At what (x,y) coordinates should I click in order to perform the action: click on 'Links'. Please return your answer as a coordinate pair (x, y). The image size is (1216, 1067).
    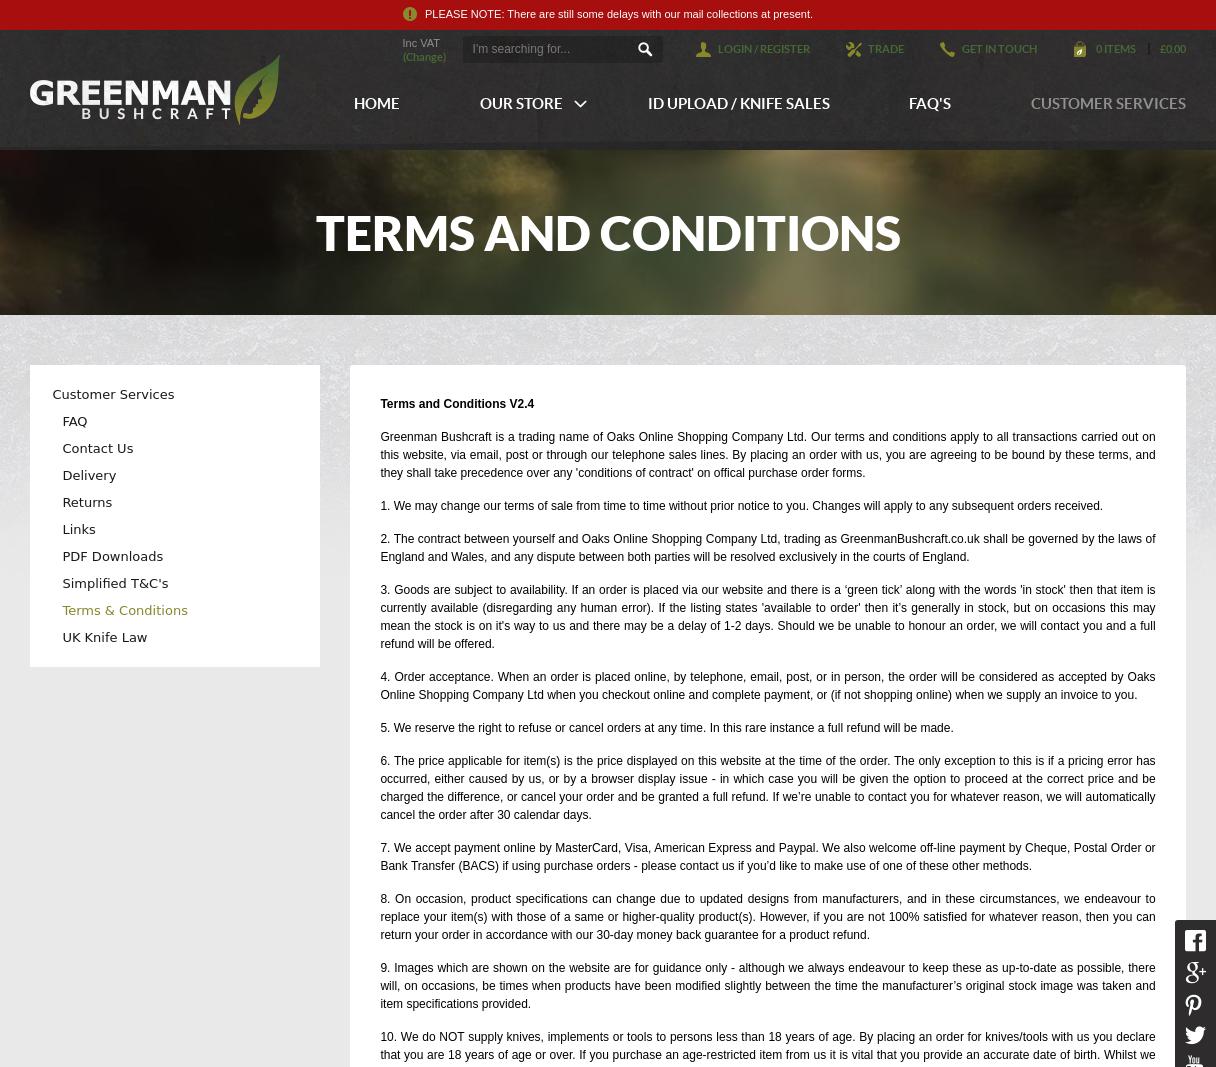
    Looking at the image, I should click on (78, 528).